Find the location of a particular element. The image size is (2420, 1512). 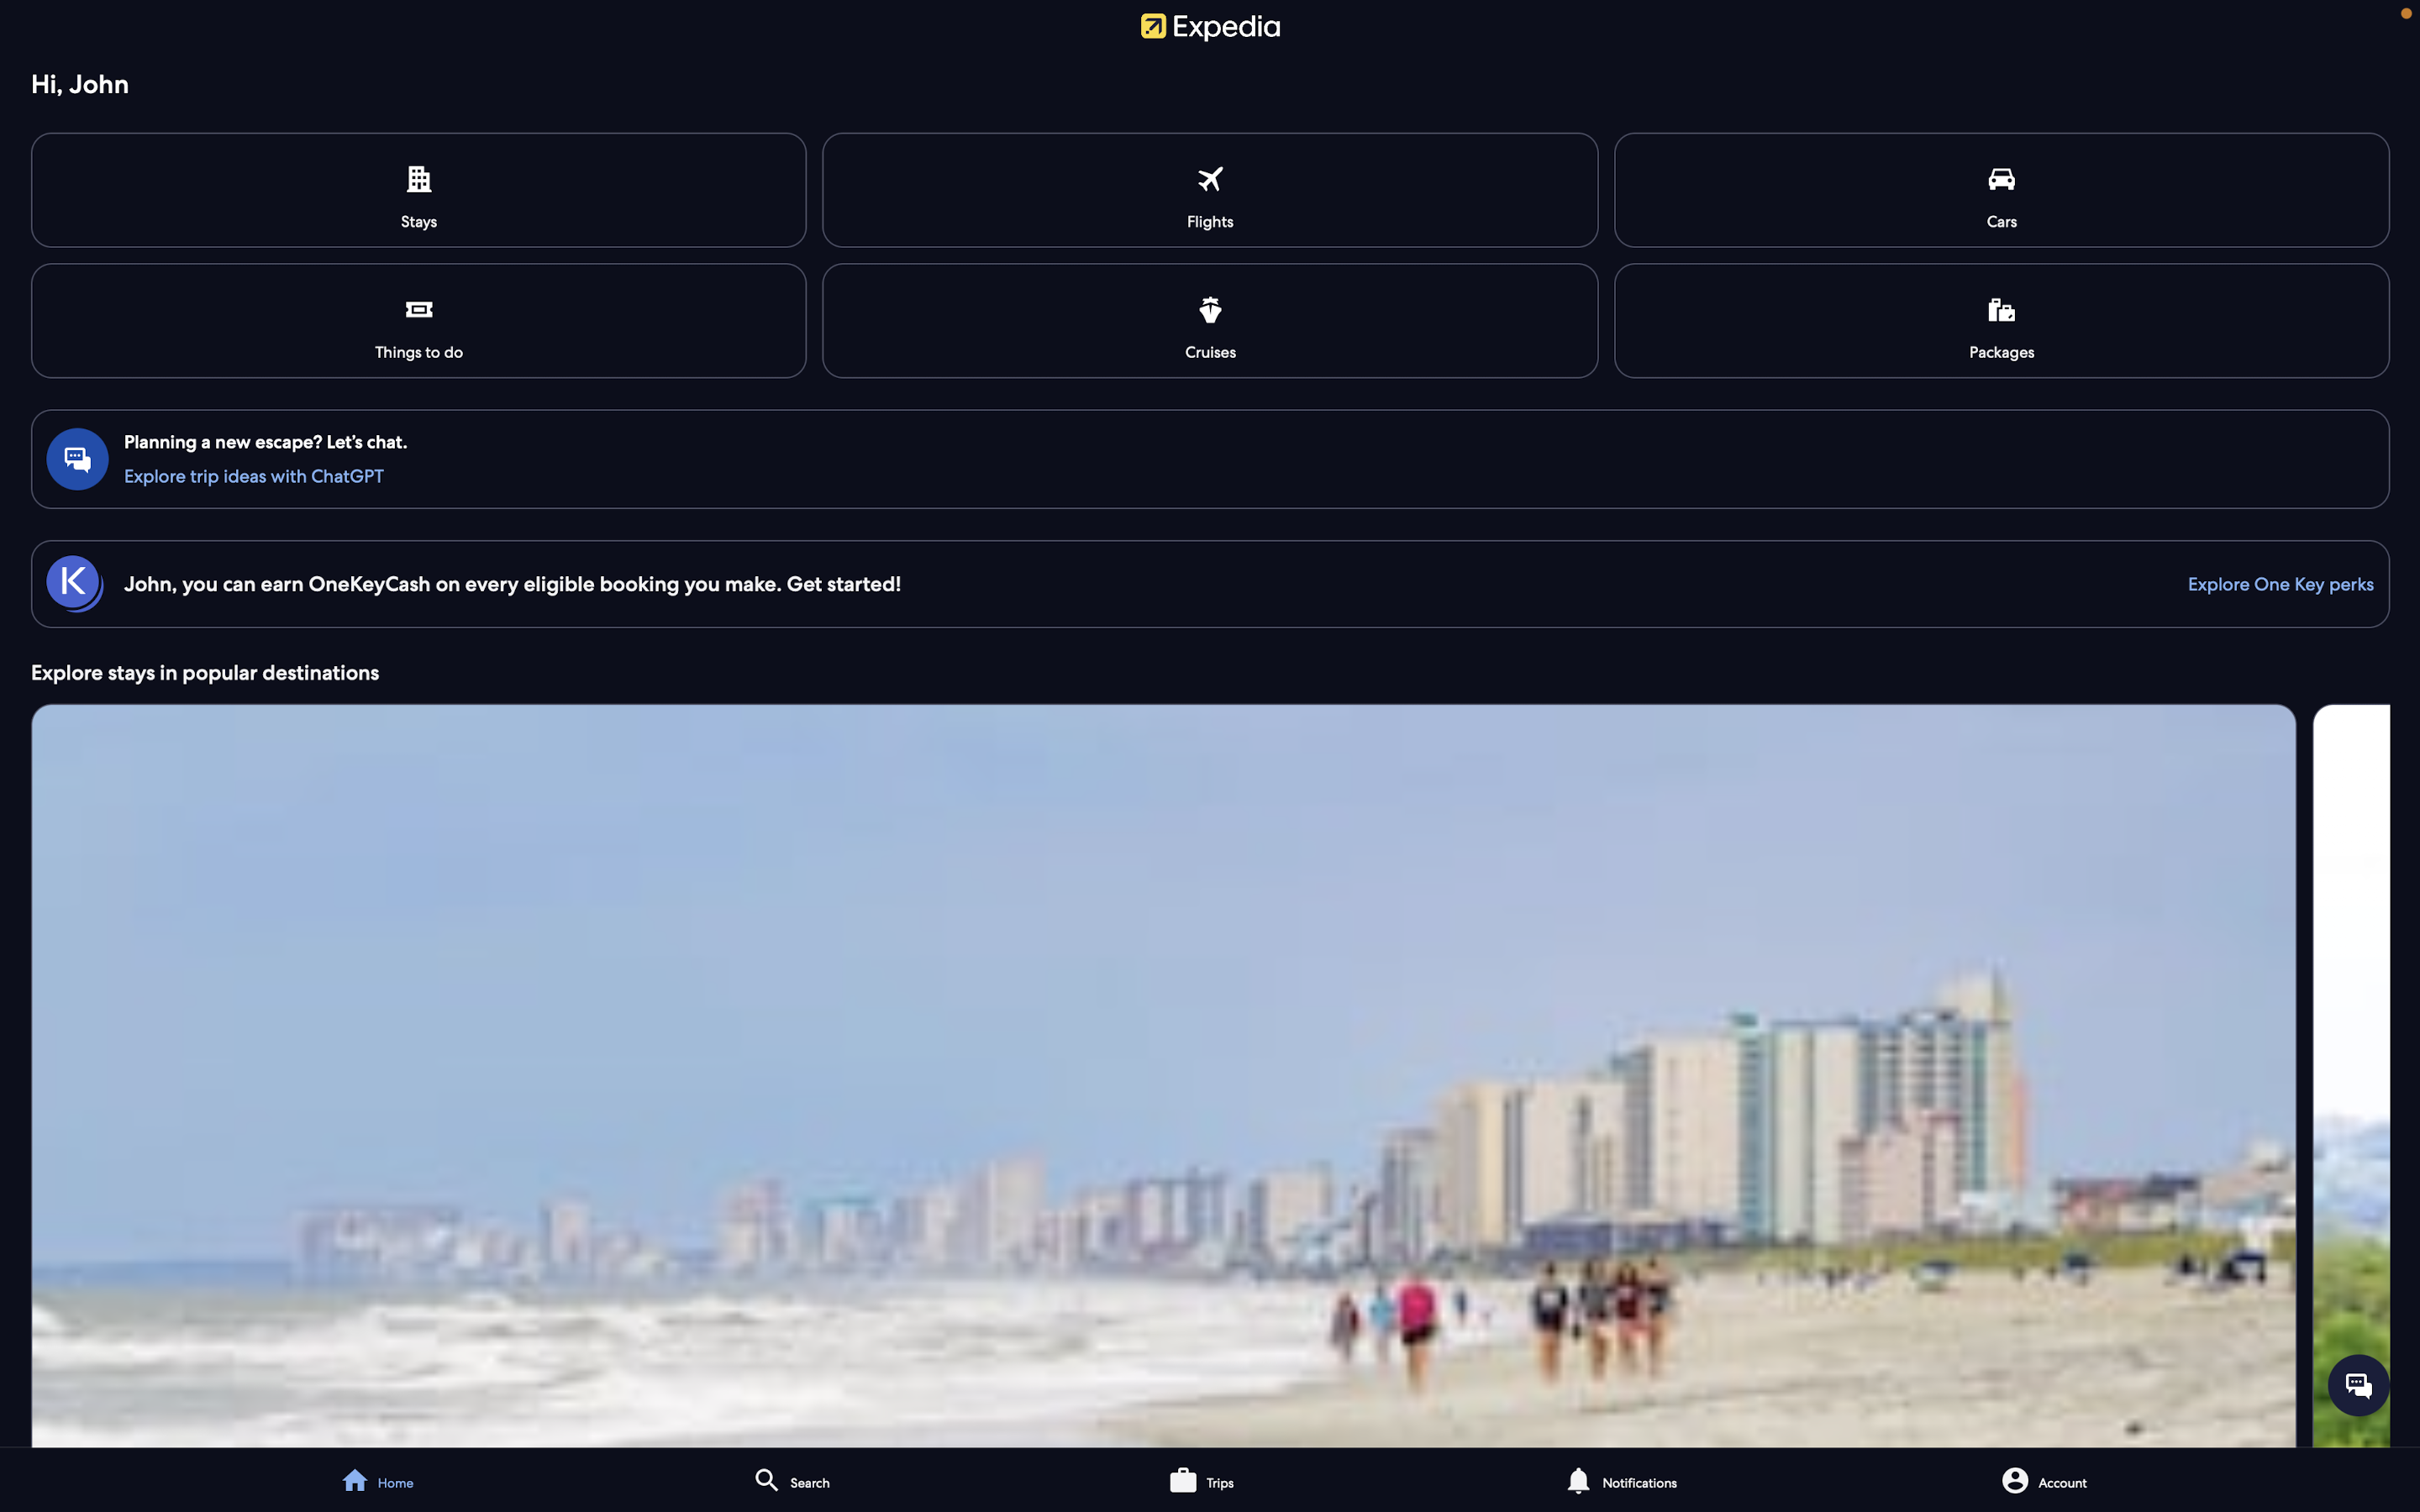

the option for exploring stays is located at coordinates (1210, 1072).